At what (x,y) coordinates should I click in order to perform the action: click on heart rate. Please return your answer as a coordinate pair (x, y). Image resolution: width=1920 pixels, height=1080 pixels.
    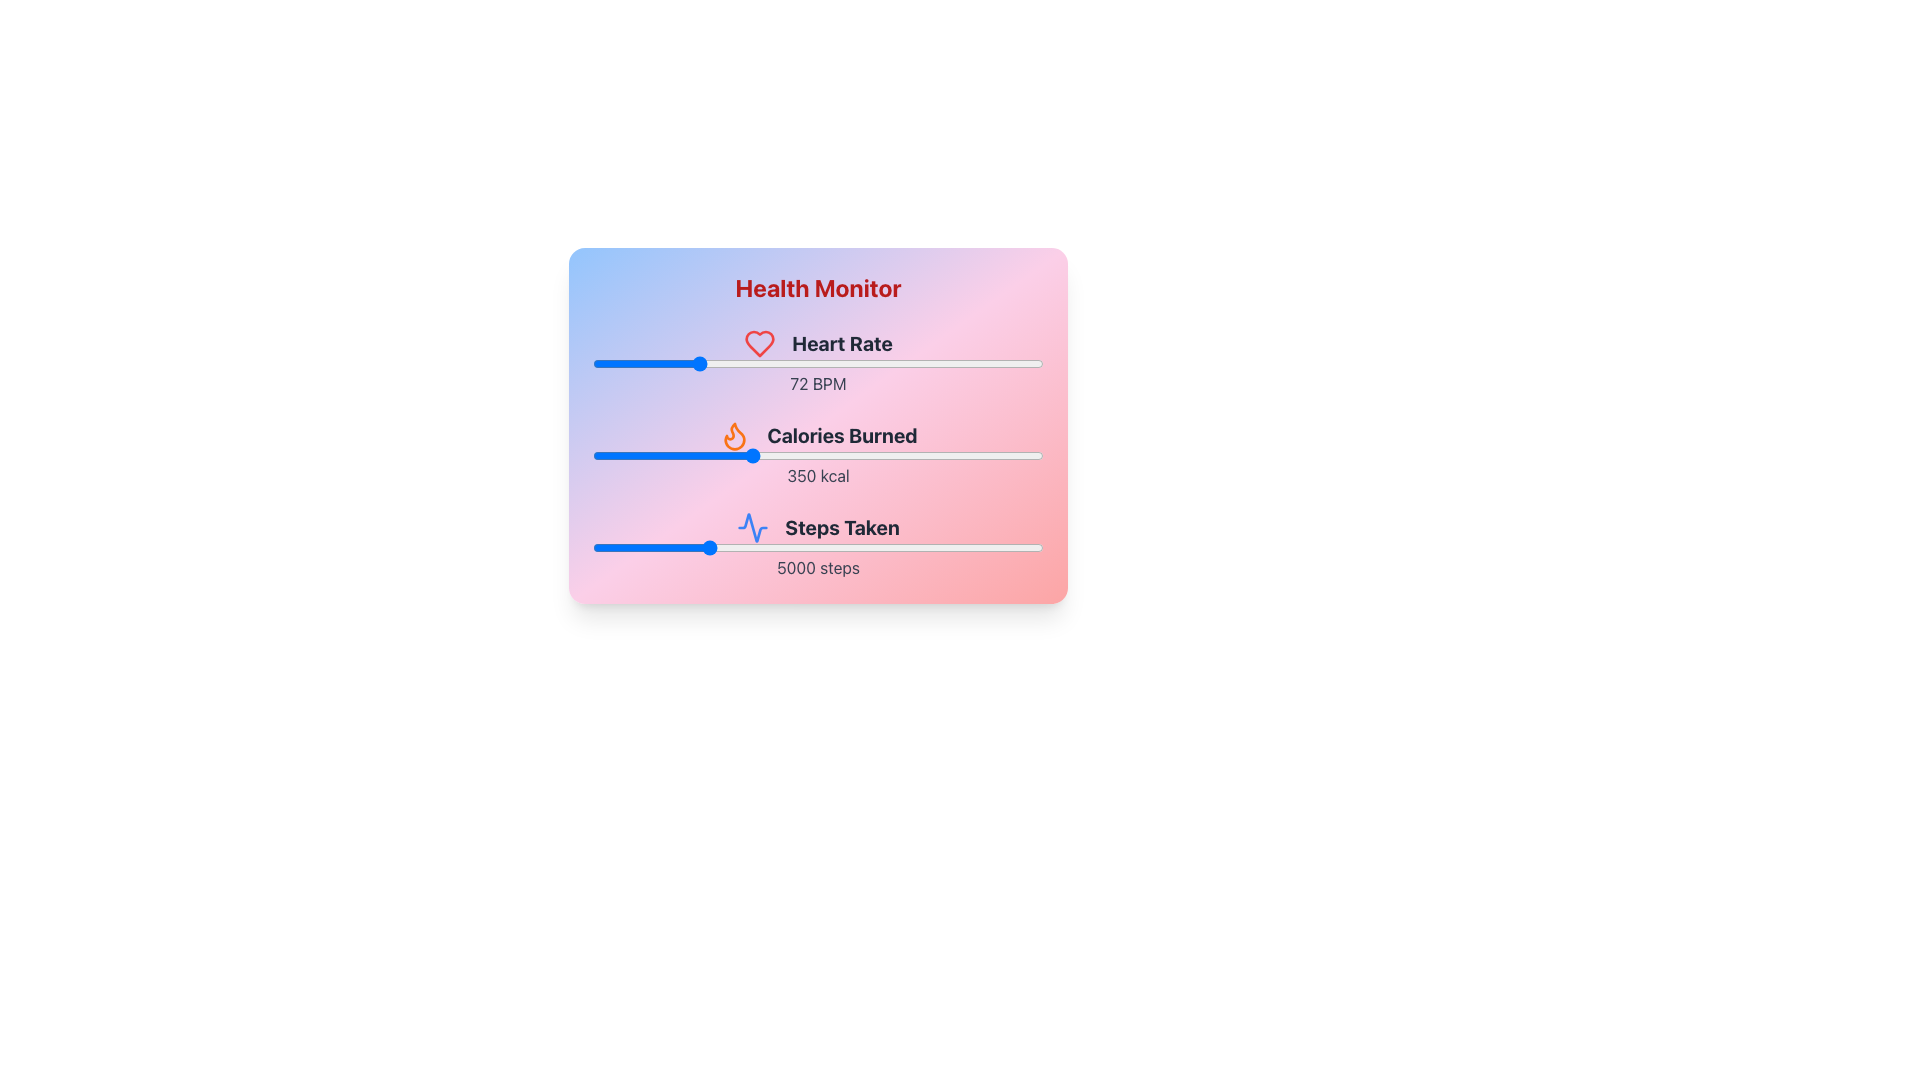
    Looking at the image, I should click on (818, 363).